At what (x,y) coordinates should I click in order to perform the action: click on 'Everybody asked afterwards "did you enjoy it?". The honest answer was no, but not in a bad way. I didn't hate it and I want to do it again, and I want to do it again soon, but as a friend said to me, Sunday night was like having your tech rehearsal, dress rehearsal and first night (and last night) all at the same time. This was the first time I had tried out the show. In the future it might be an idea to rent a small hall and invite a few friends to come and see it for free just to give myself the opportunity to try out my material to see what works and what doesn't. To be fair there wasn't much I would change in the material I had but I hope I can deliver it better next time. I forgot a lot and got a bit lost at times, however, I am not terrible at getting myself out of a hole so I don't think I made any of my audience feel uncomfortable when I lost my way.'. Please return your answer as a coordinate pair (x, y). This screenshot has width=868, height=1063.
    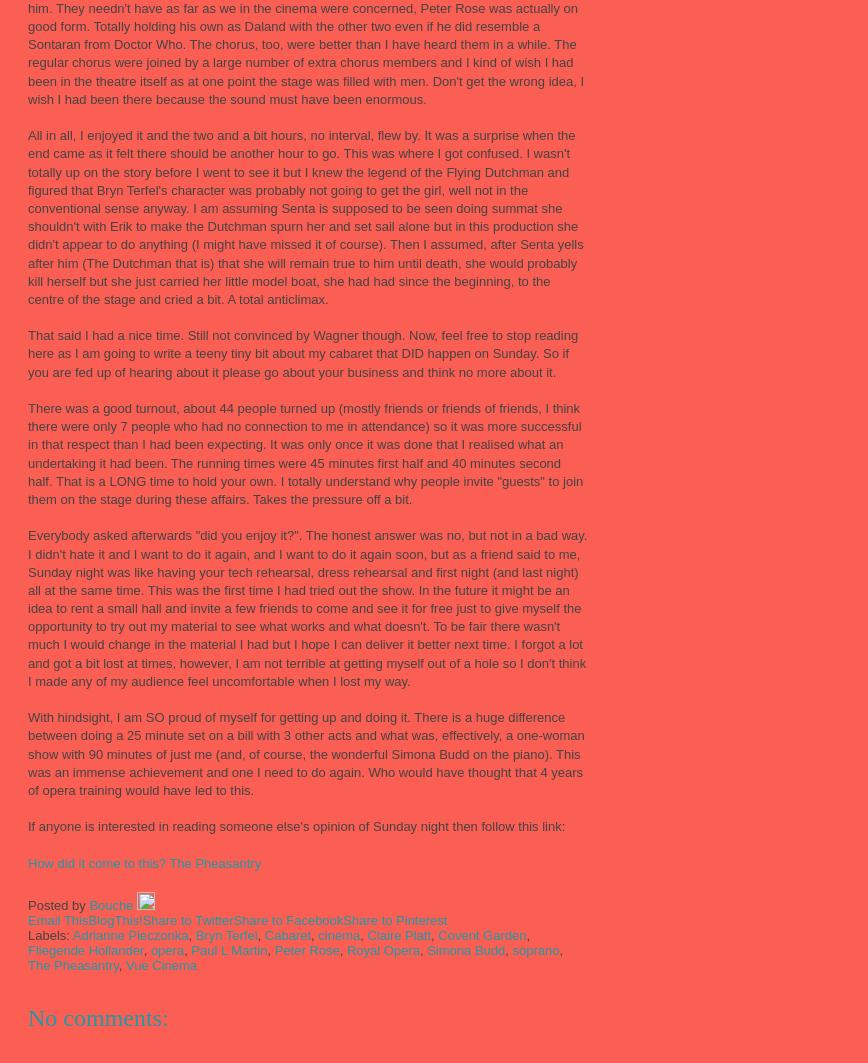
    Looking at the image, I should click on (307, 607).